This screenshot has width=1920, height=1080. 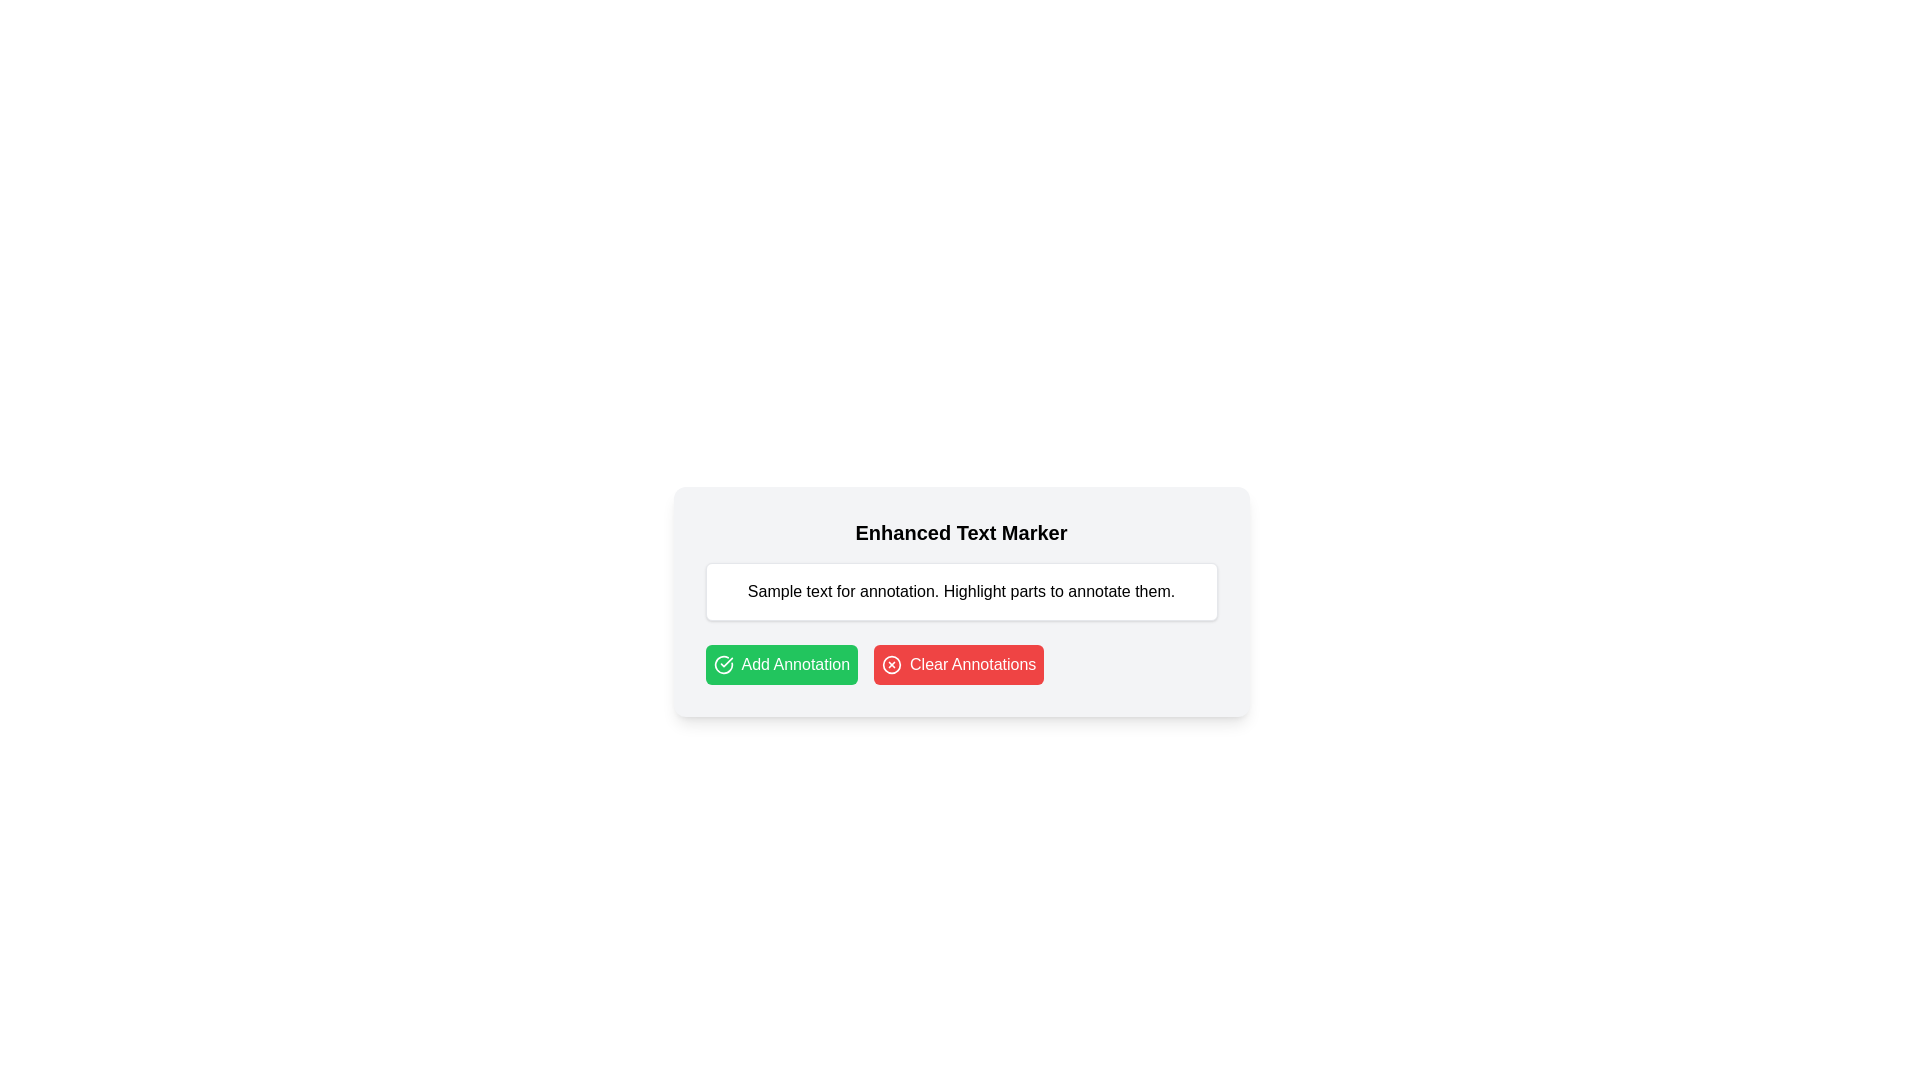 I want to click on the letter 't', so click(x=1035, y=590).